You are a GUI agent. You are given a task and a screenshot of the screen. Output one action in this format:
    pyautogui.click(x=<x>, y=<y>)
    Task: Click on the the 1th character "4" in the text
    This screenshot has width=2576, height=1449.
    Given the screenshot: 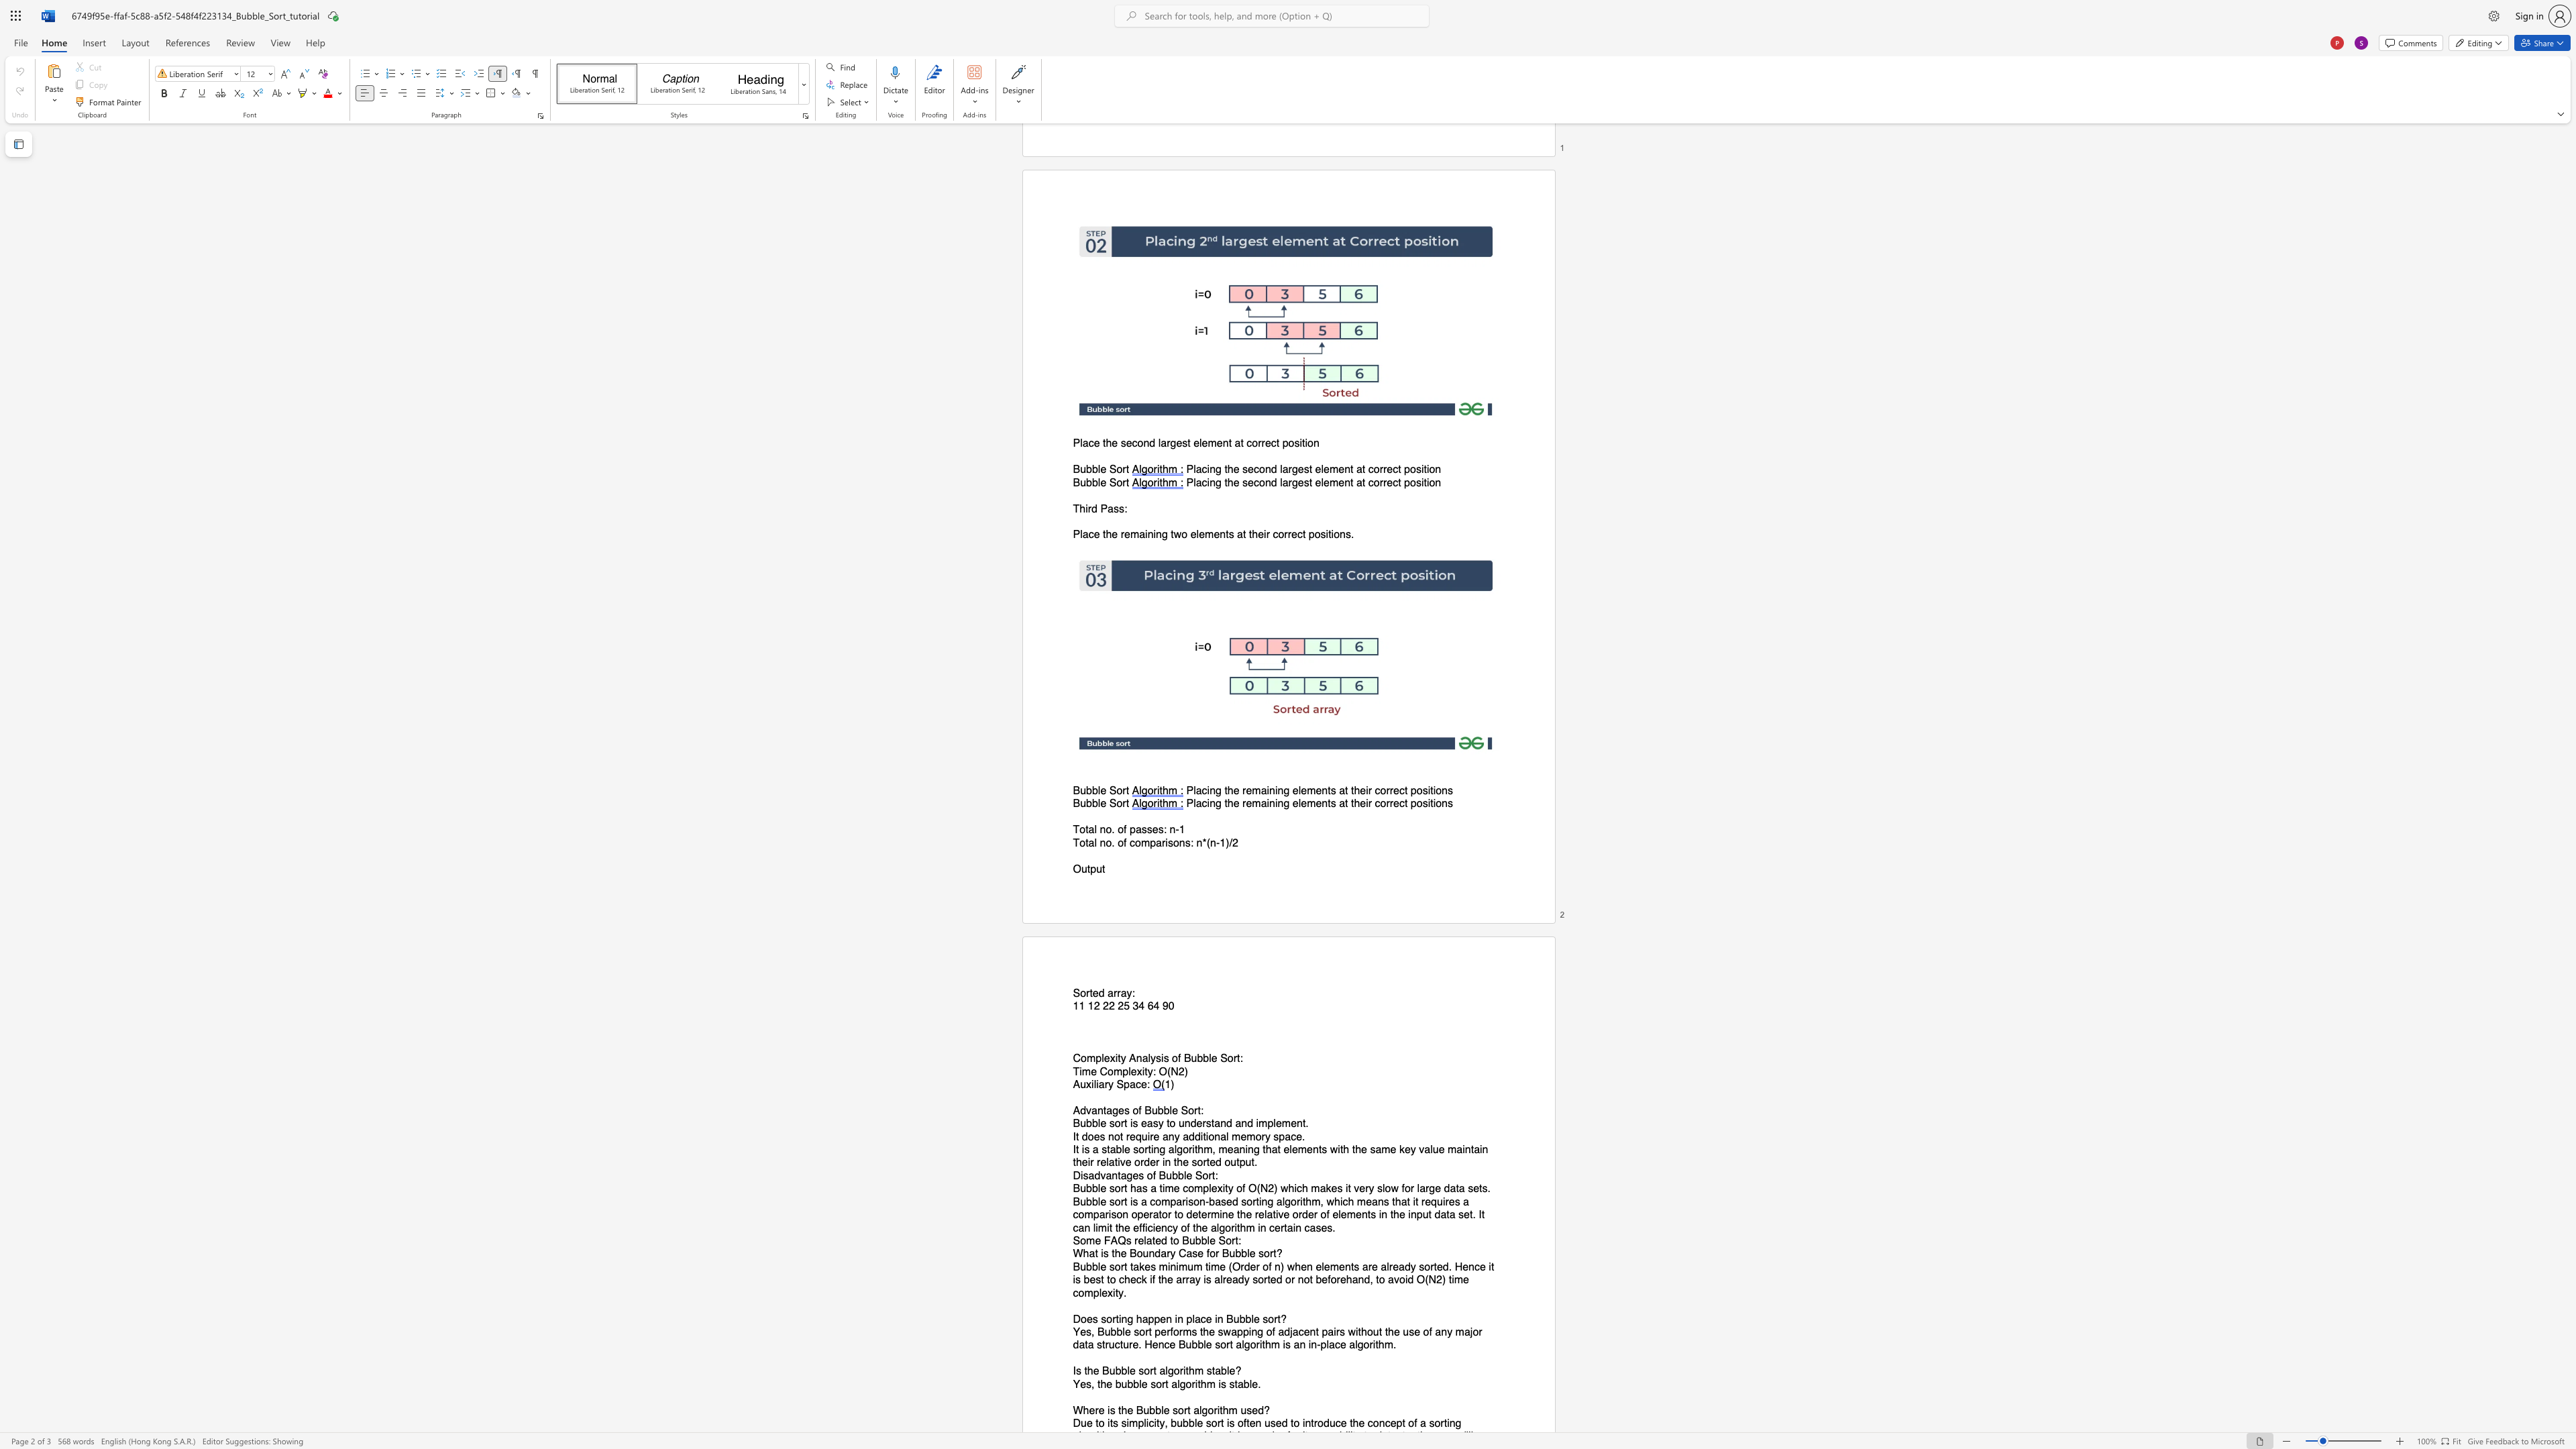 What is the action you would take?
    pyautogui.click(x=1140, y=1005)
    